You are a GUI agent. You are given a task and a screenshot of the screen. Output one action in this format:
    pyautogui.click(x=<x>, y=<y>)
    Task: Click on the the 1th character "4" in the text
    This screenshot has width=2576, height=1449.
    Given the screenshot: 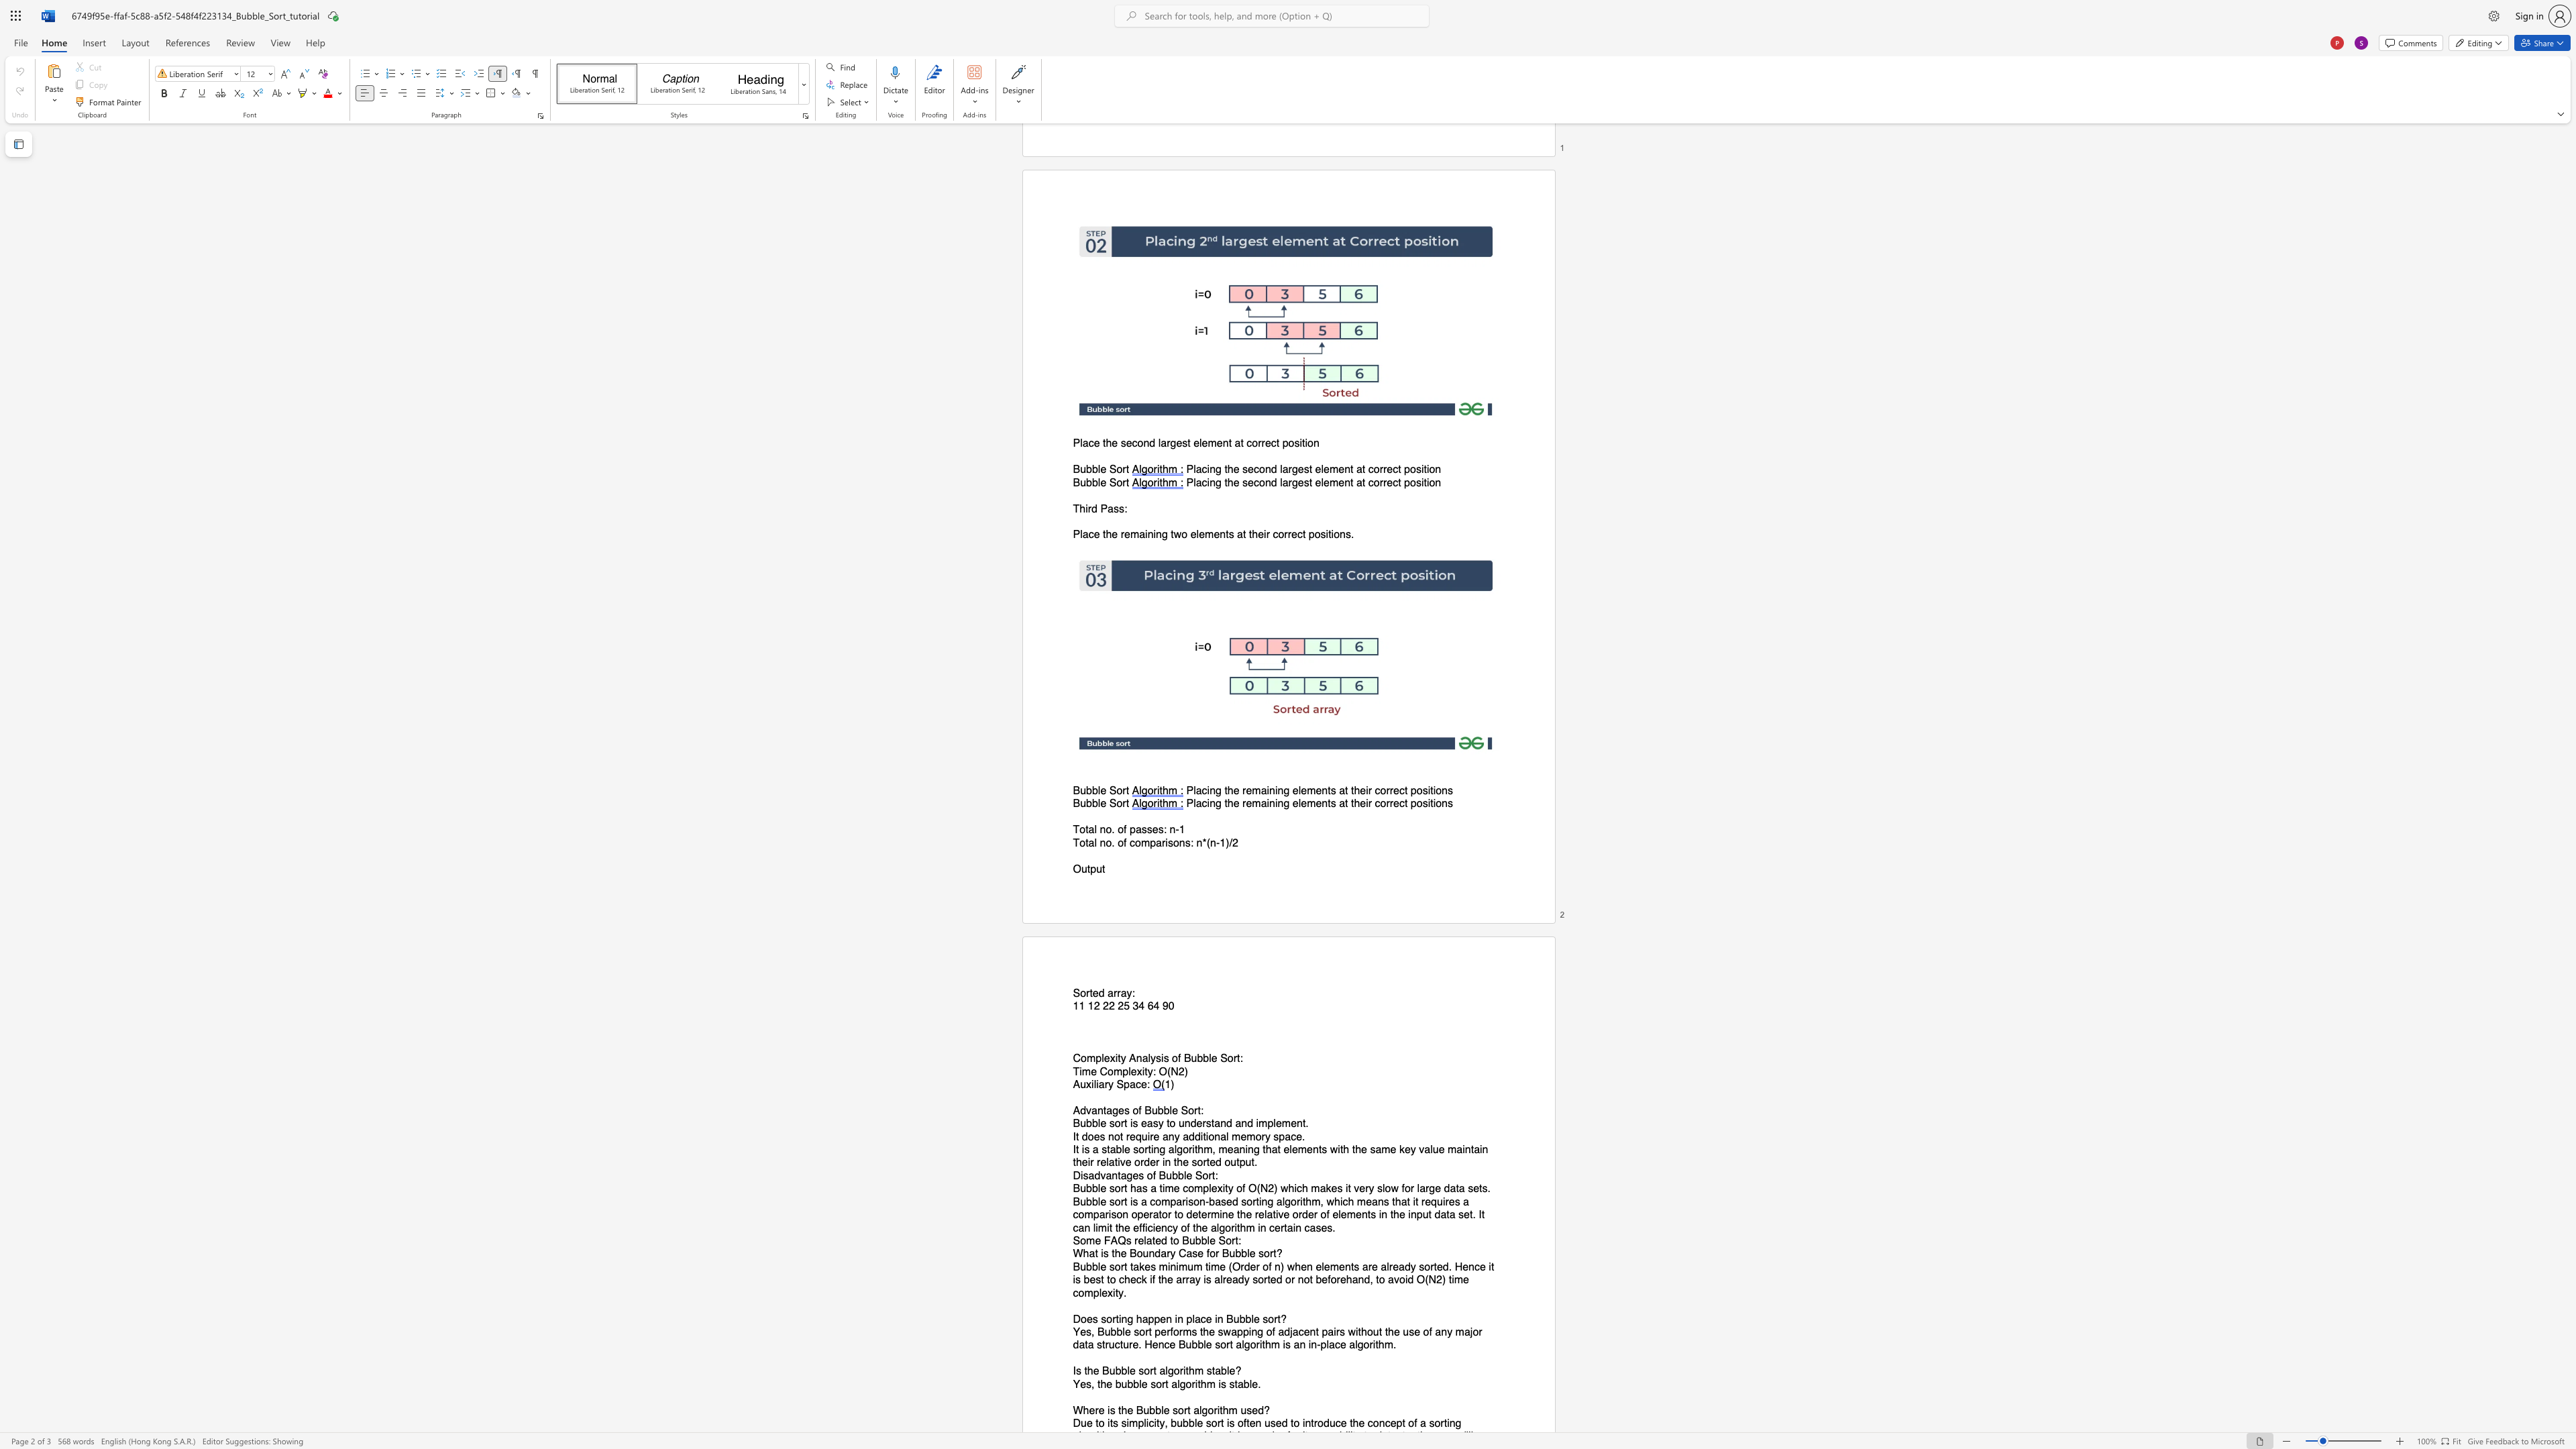 What is the action you would take?
    pyautogui.click(x=1140, y=1005)
    